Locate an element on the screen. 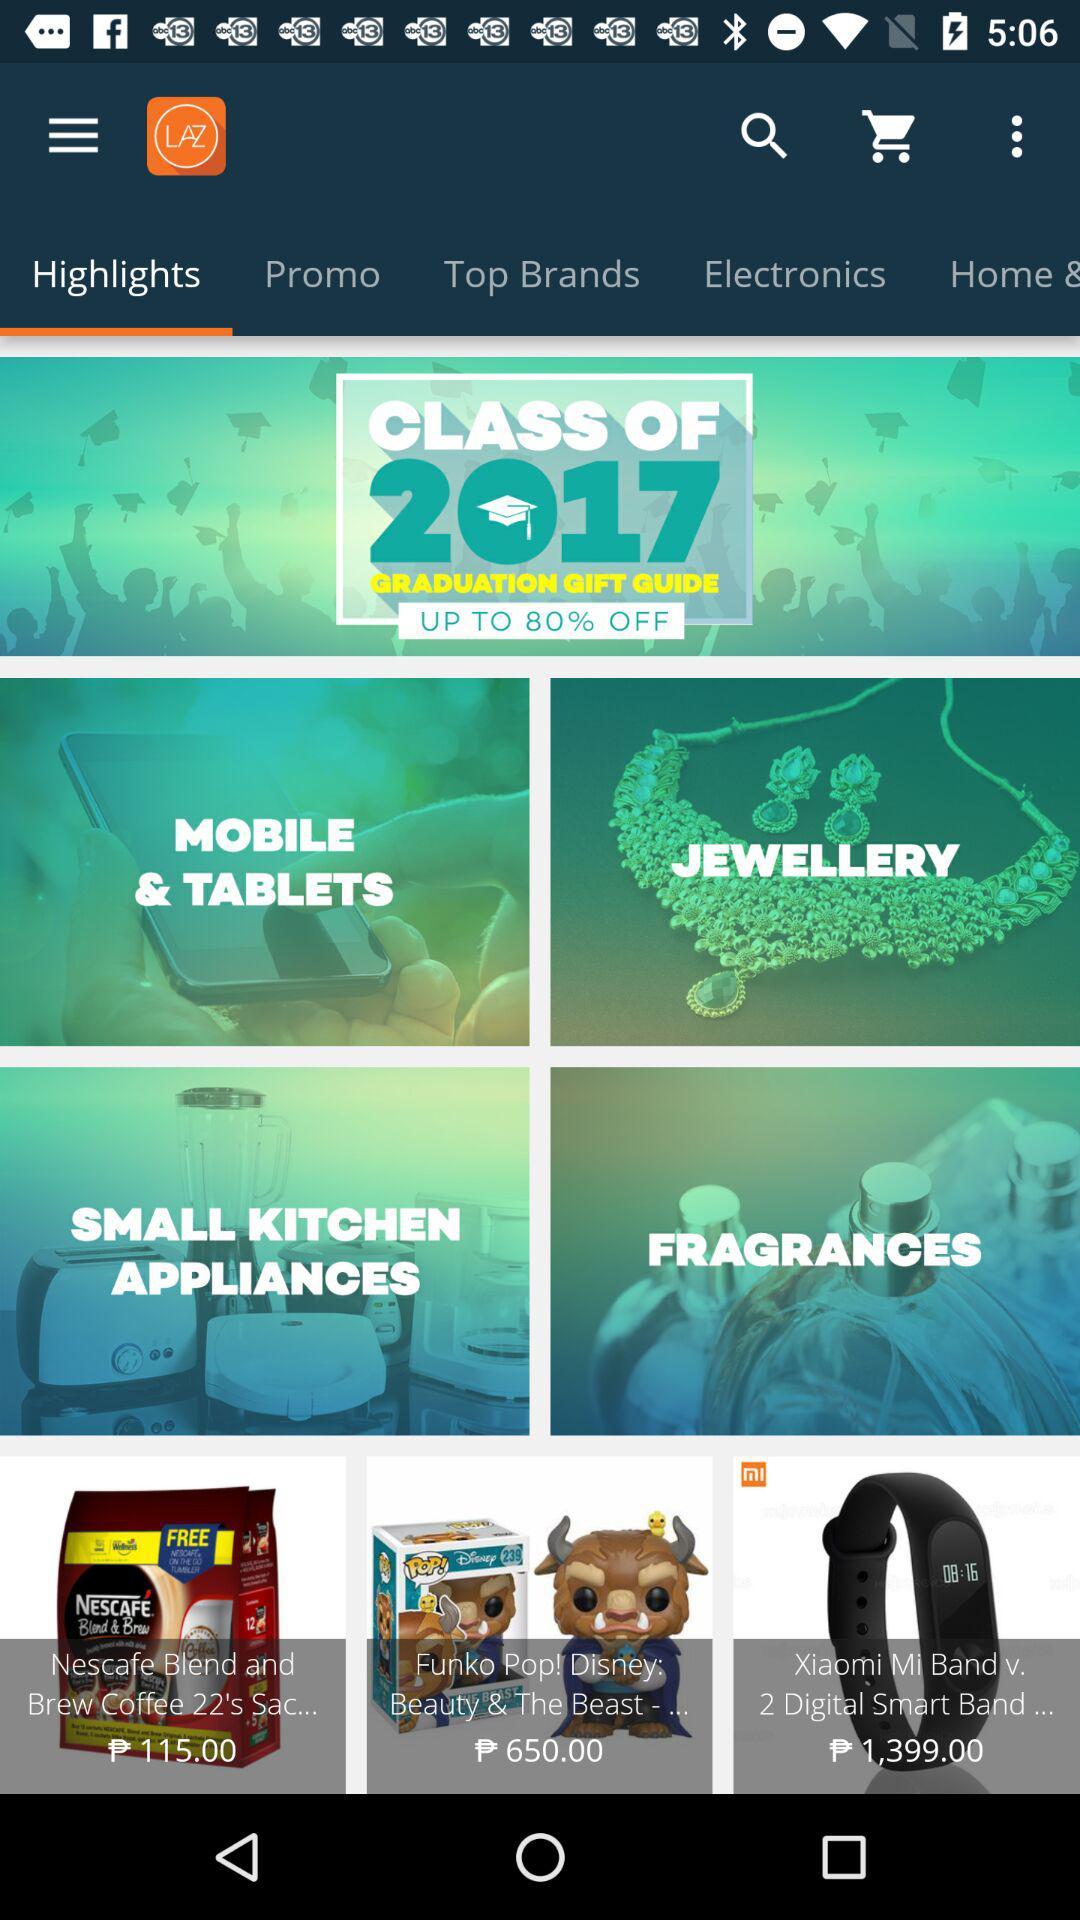  on jewellery is located at coordinates (815, 862).